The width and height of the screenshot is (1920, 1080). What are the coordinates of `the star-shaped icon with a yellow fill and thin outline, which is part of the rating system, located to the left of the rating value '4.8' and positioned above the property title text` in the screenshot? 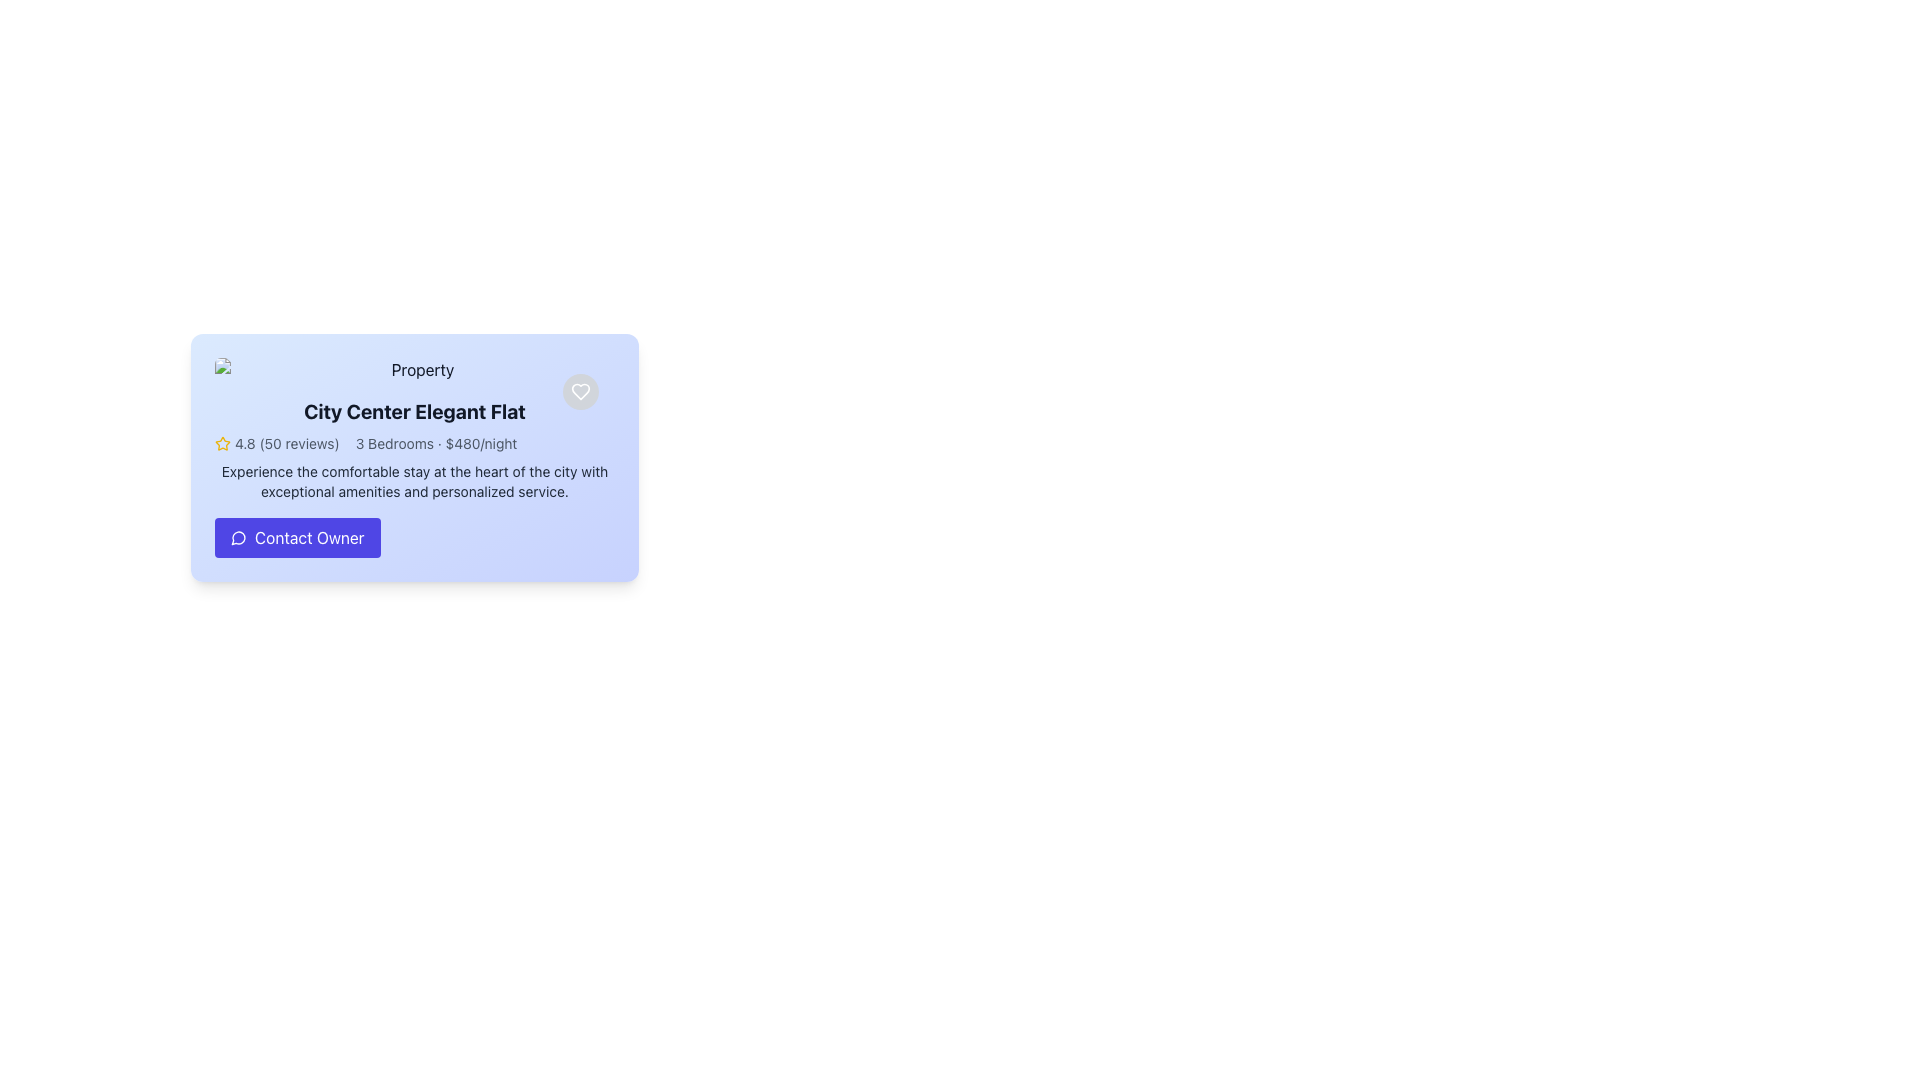 It's located at (222, 442).